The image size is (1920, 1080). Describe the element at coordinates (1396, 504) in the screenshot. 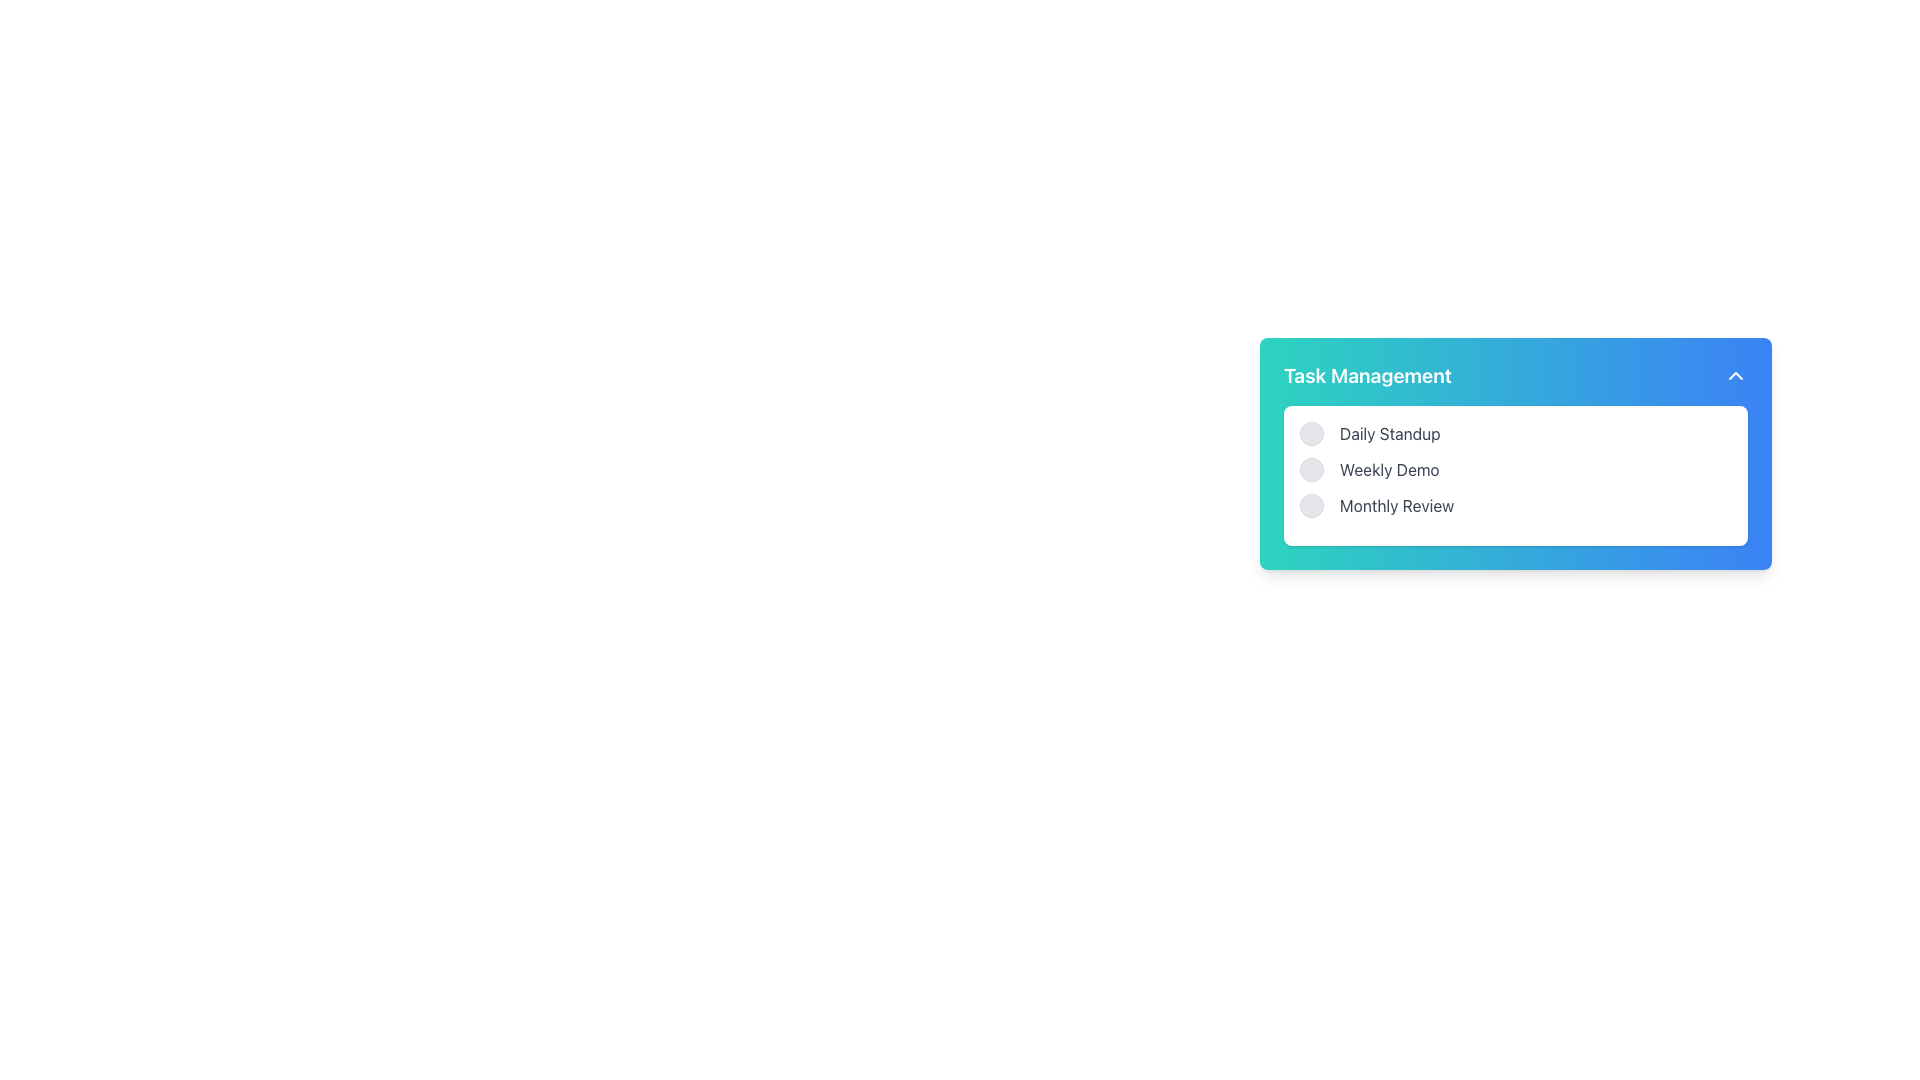

I see `the text label indicating the monthly review task, which is associated with the third option in the Task Management card, located to the right of the circular radio button and below the Weekly Demo label` at that location.